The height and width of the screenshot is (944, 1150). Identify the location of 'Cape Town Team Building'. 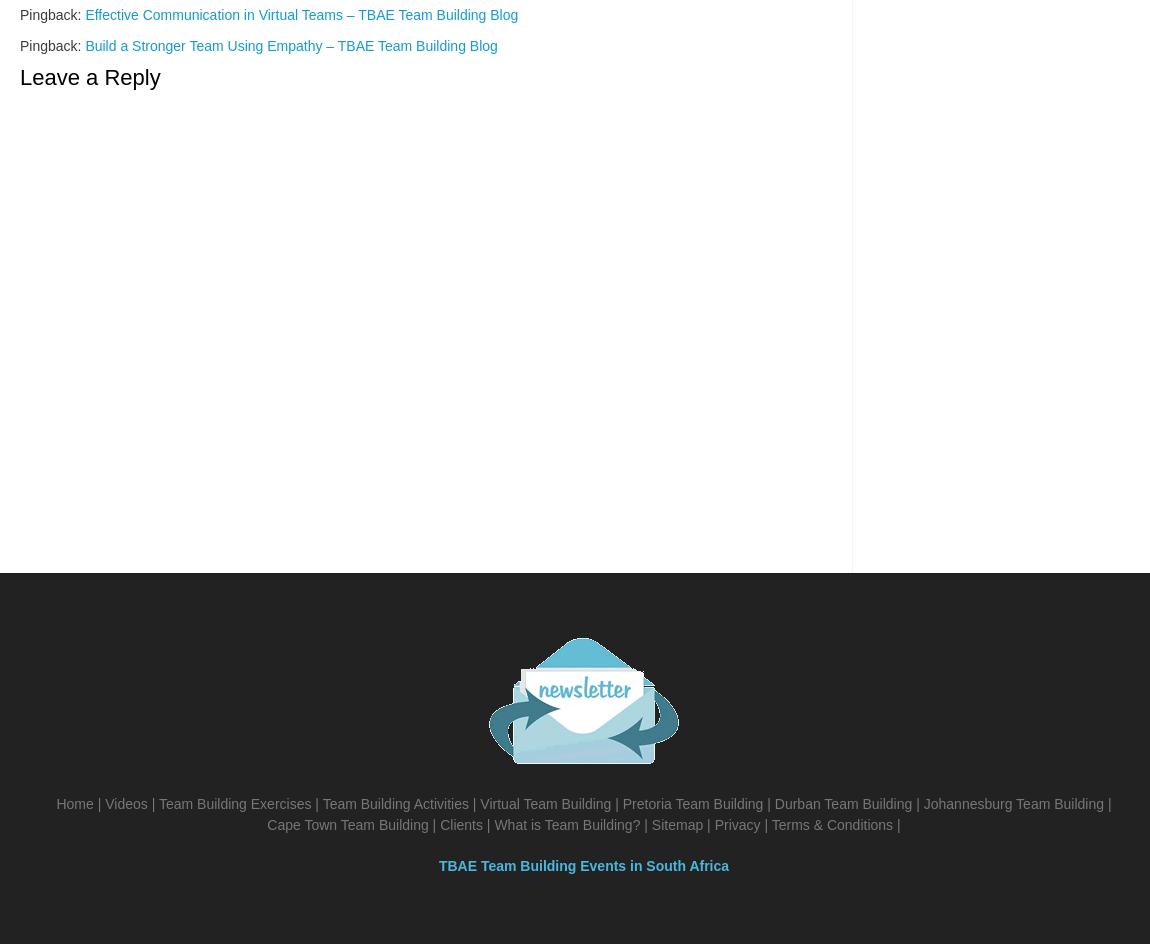
(266, 823).